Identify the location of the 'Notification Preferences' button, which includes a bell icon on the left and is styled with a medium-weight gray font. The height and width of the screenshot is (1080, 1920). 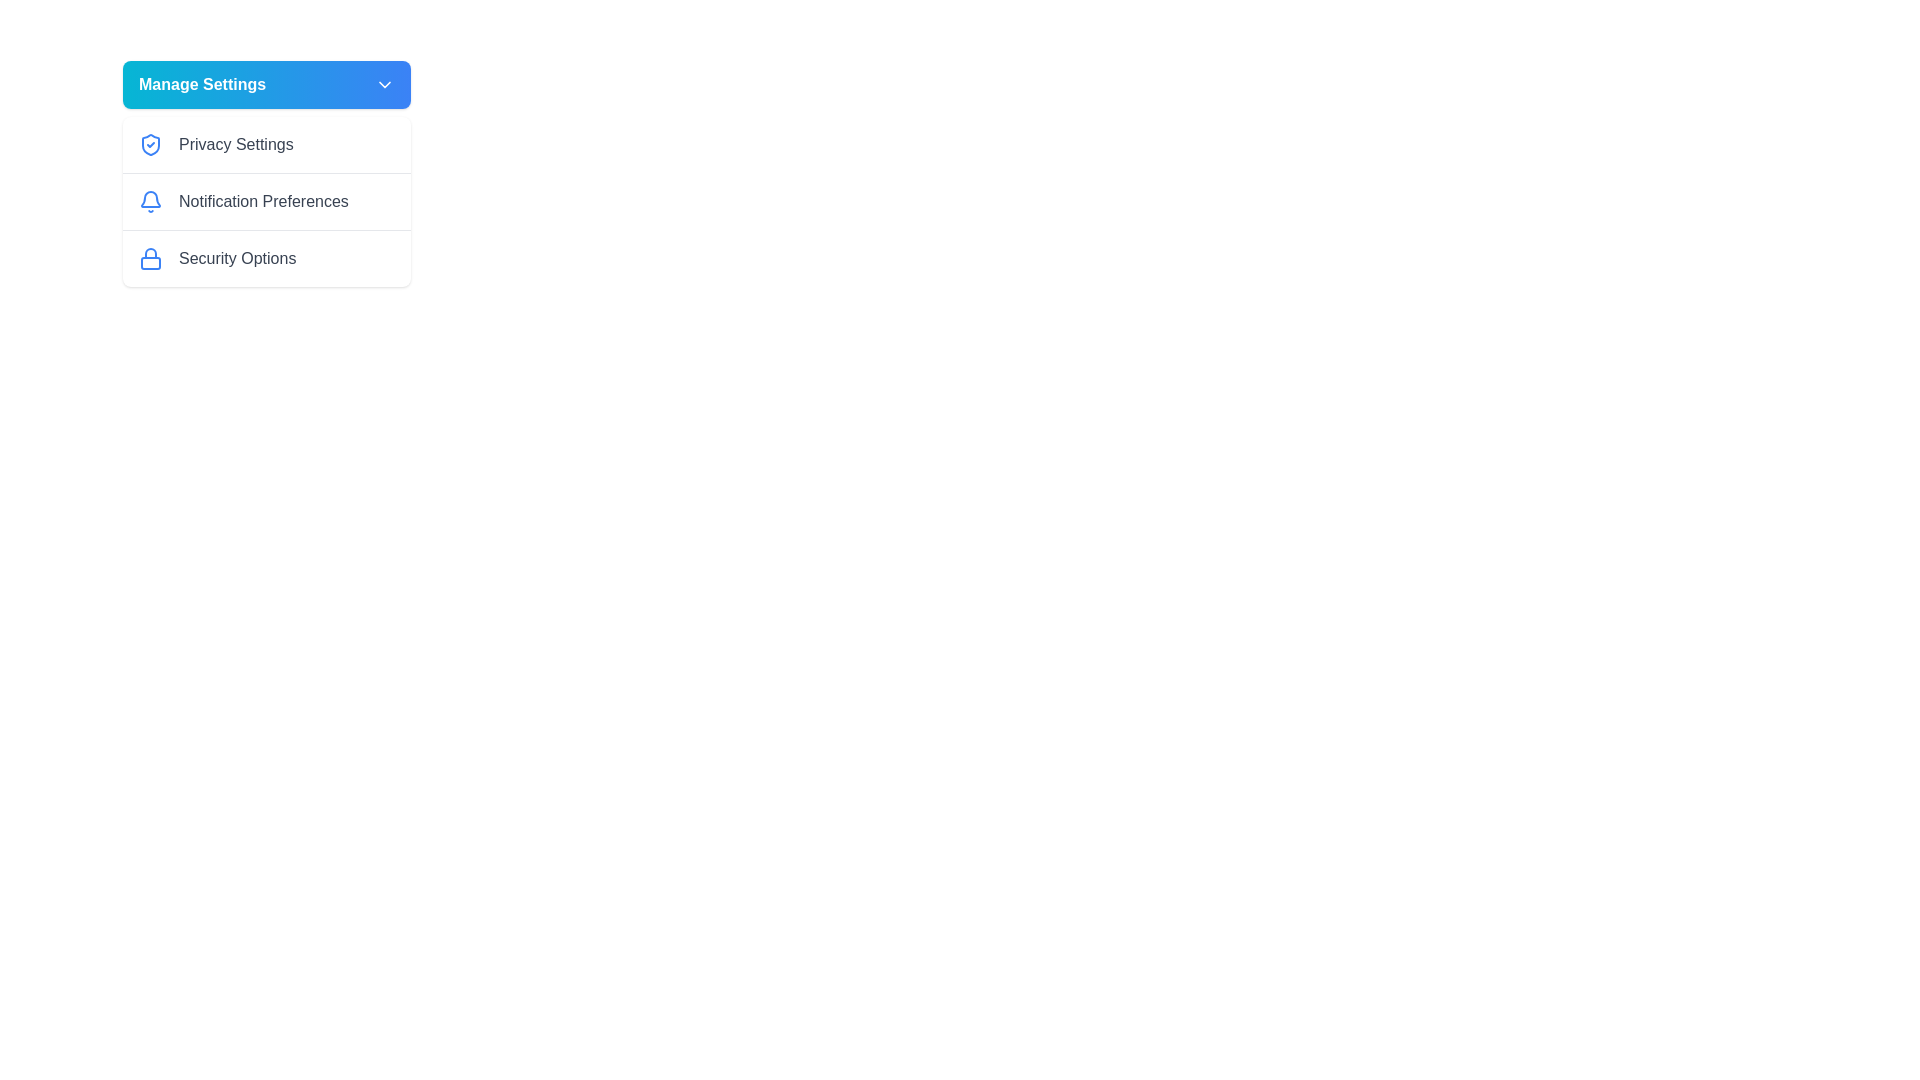
(266, 201).